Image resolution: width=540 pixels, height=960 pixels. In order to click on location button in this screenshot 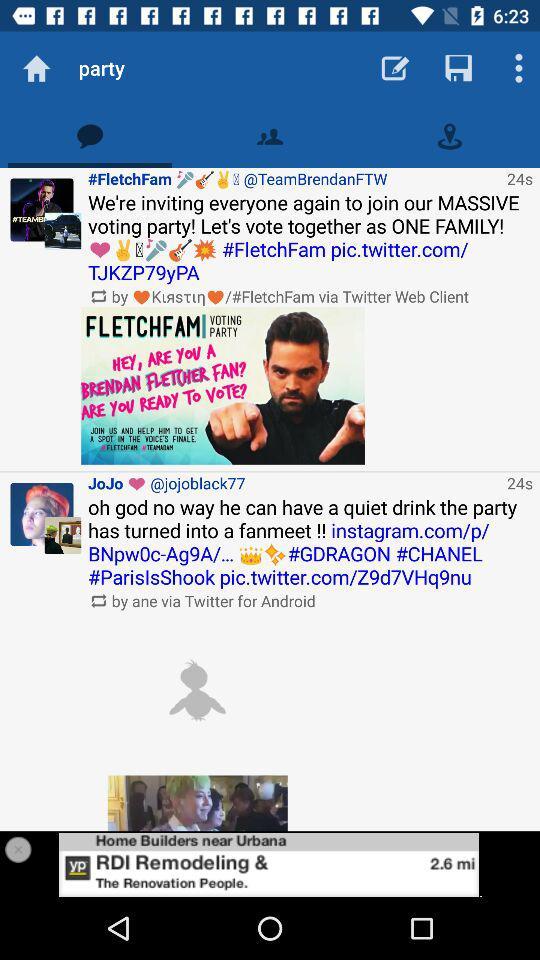, I will do `click(449, 135)`.